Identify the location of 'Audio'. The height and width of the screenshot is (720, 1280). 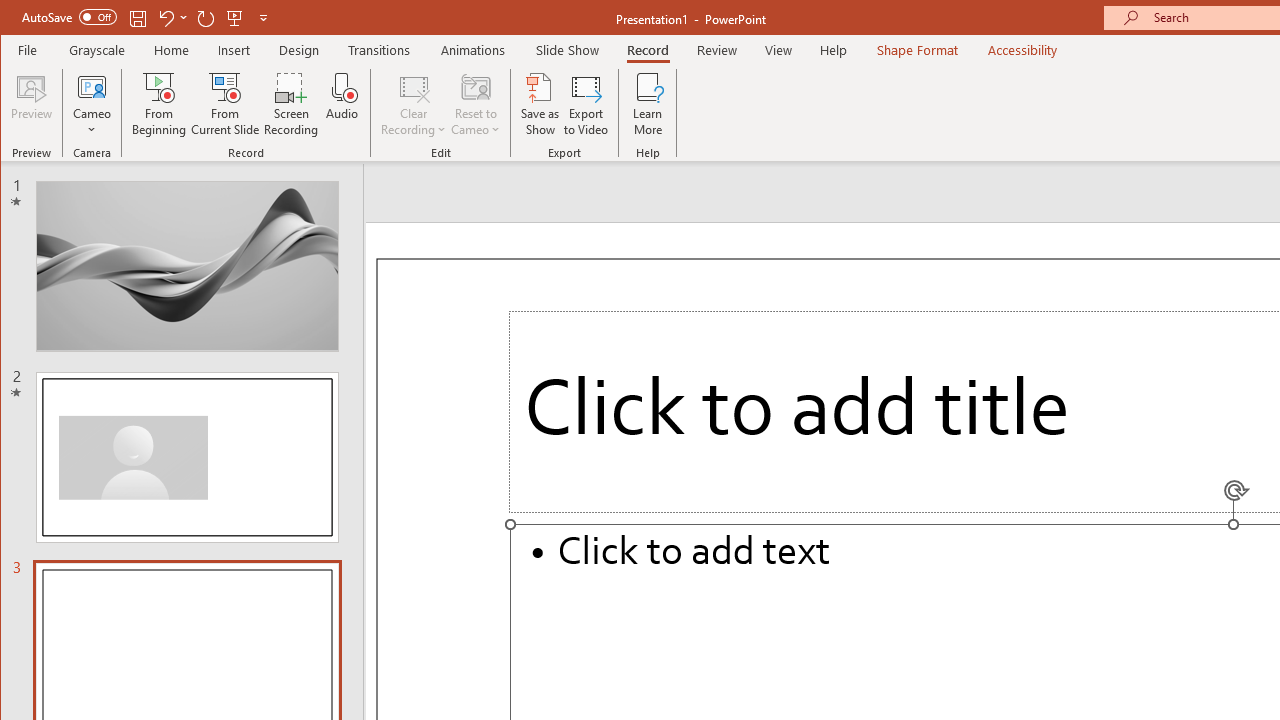
(342, 104).